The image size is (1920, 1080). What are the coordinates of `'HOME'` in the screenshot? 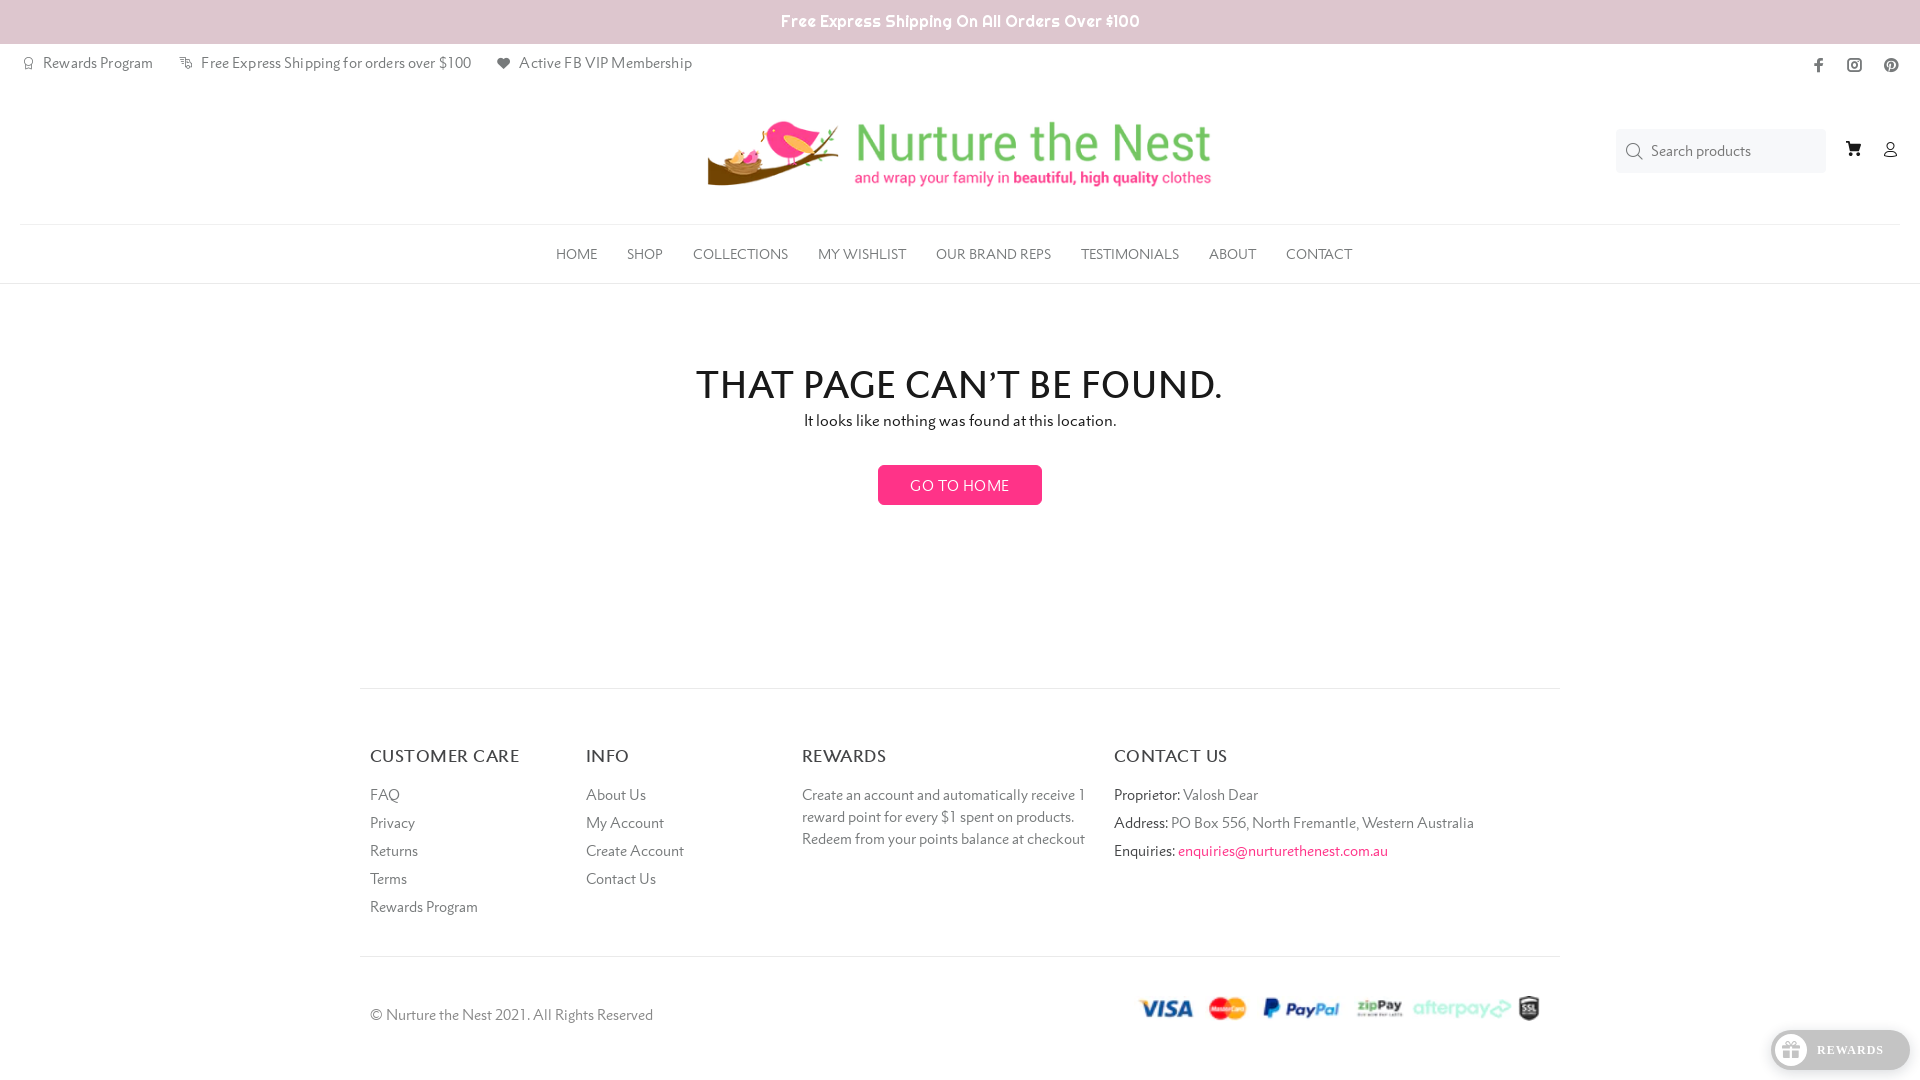 It's located at (575, 248).